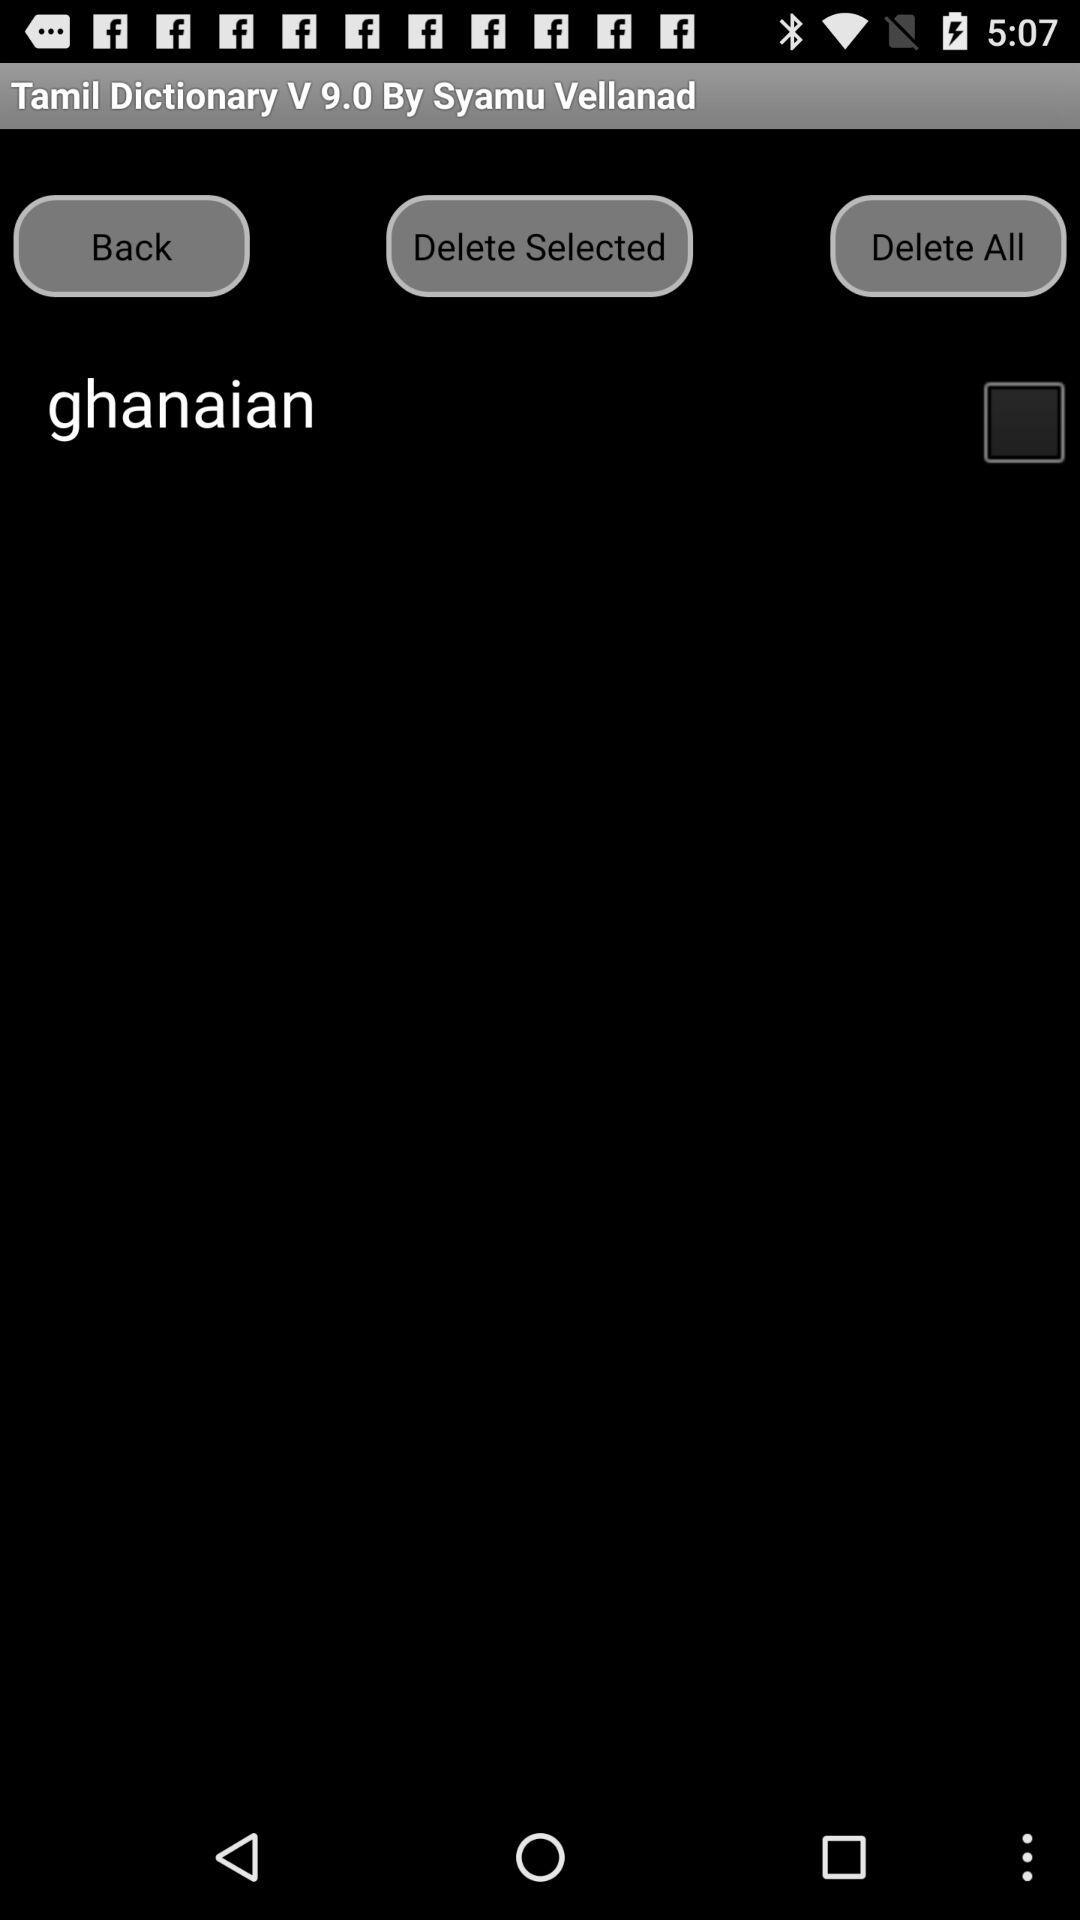  I want to click on the button to the right of the delete selected icon, so click(947, 244).